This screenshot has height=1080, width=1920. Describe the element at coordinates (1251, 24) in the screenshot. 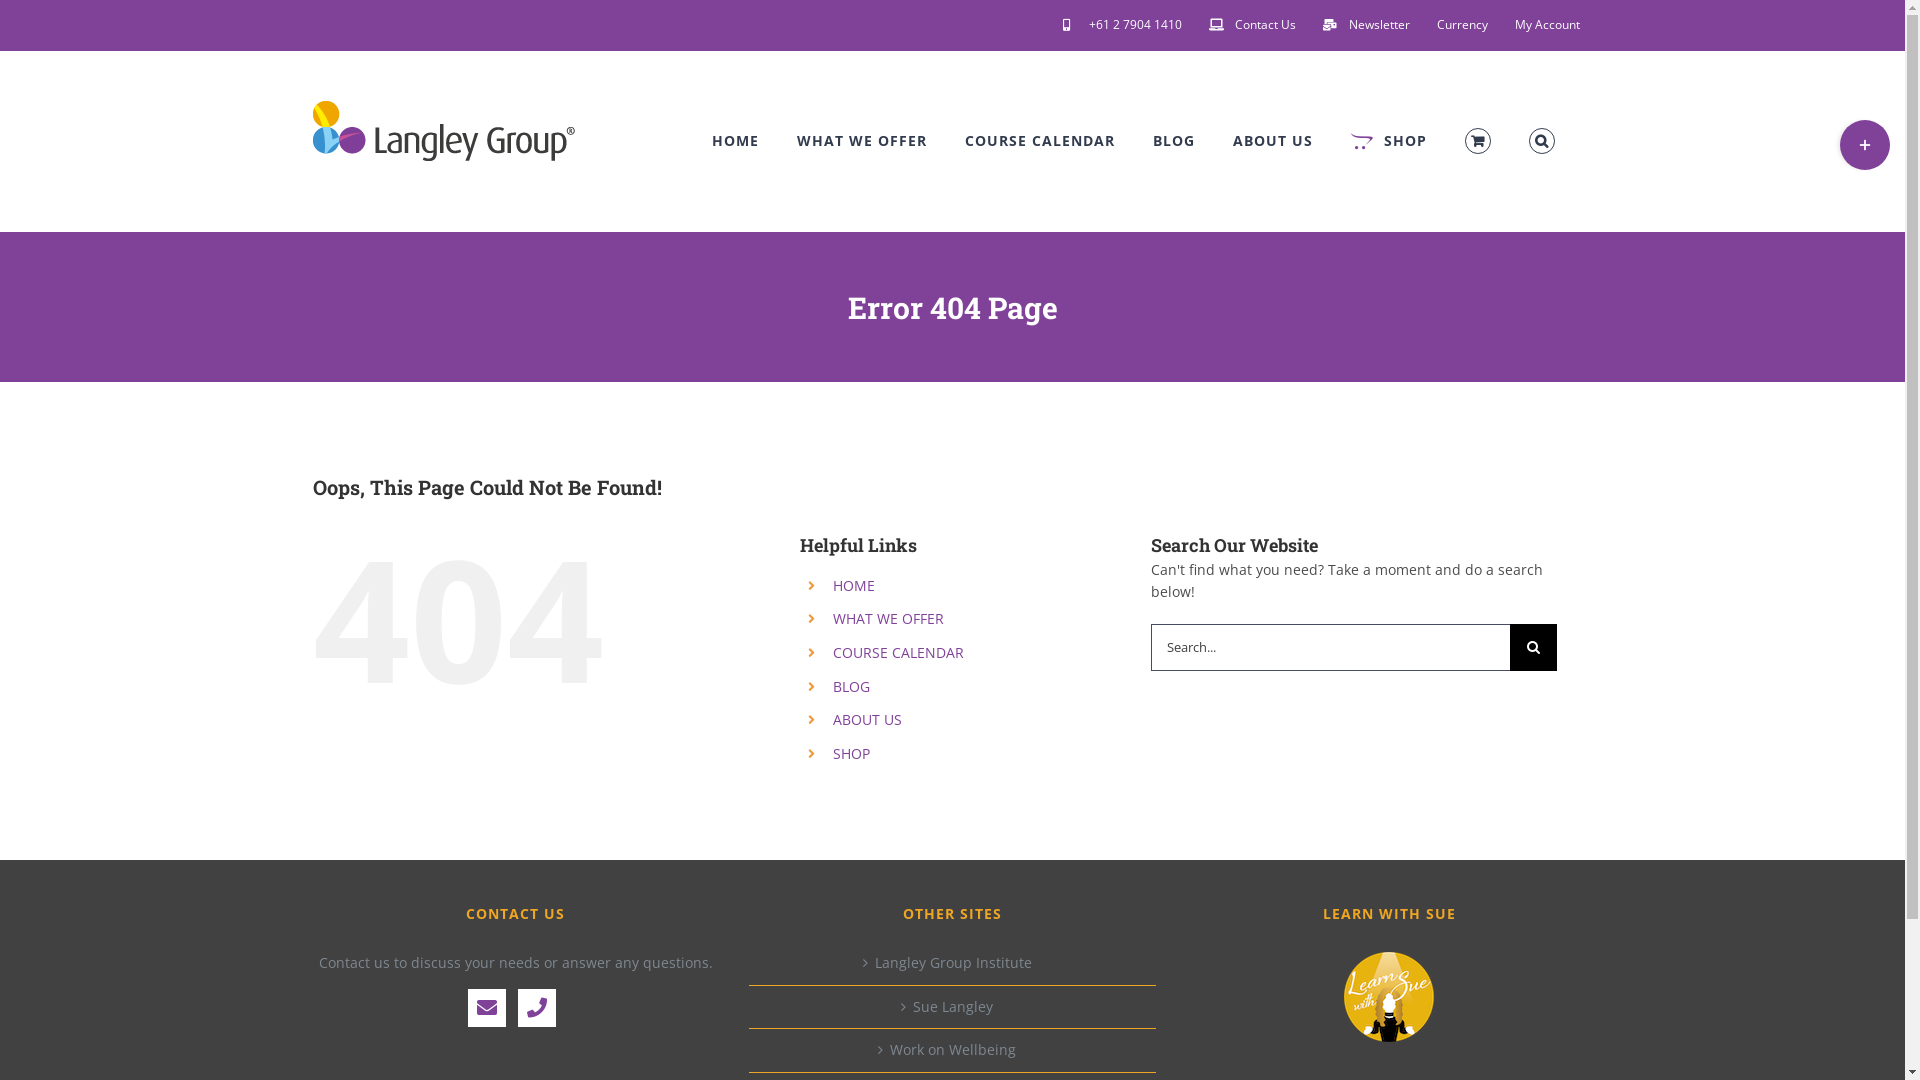

I see `'Contact Us'` at that location.